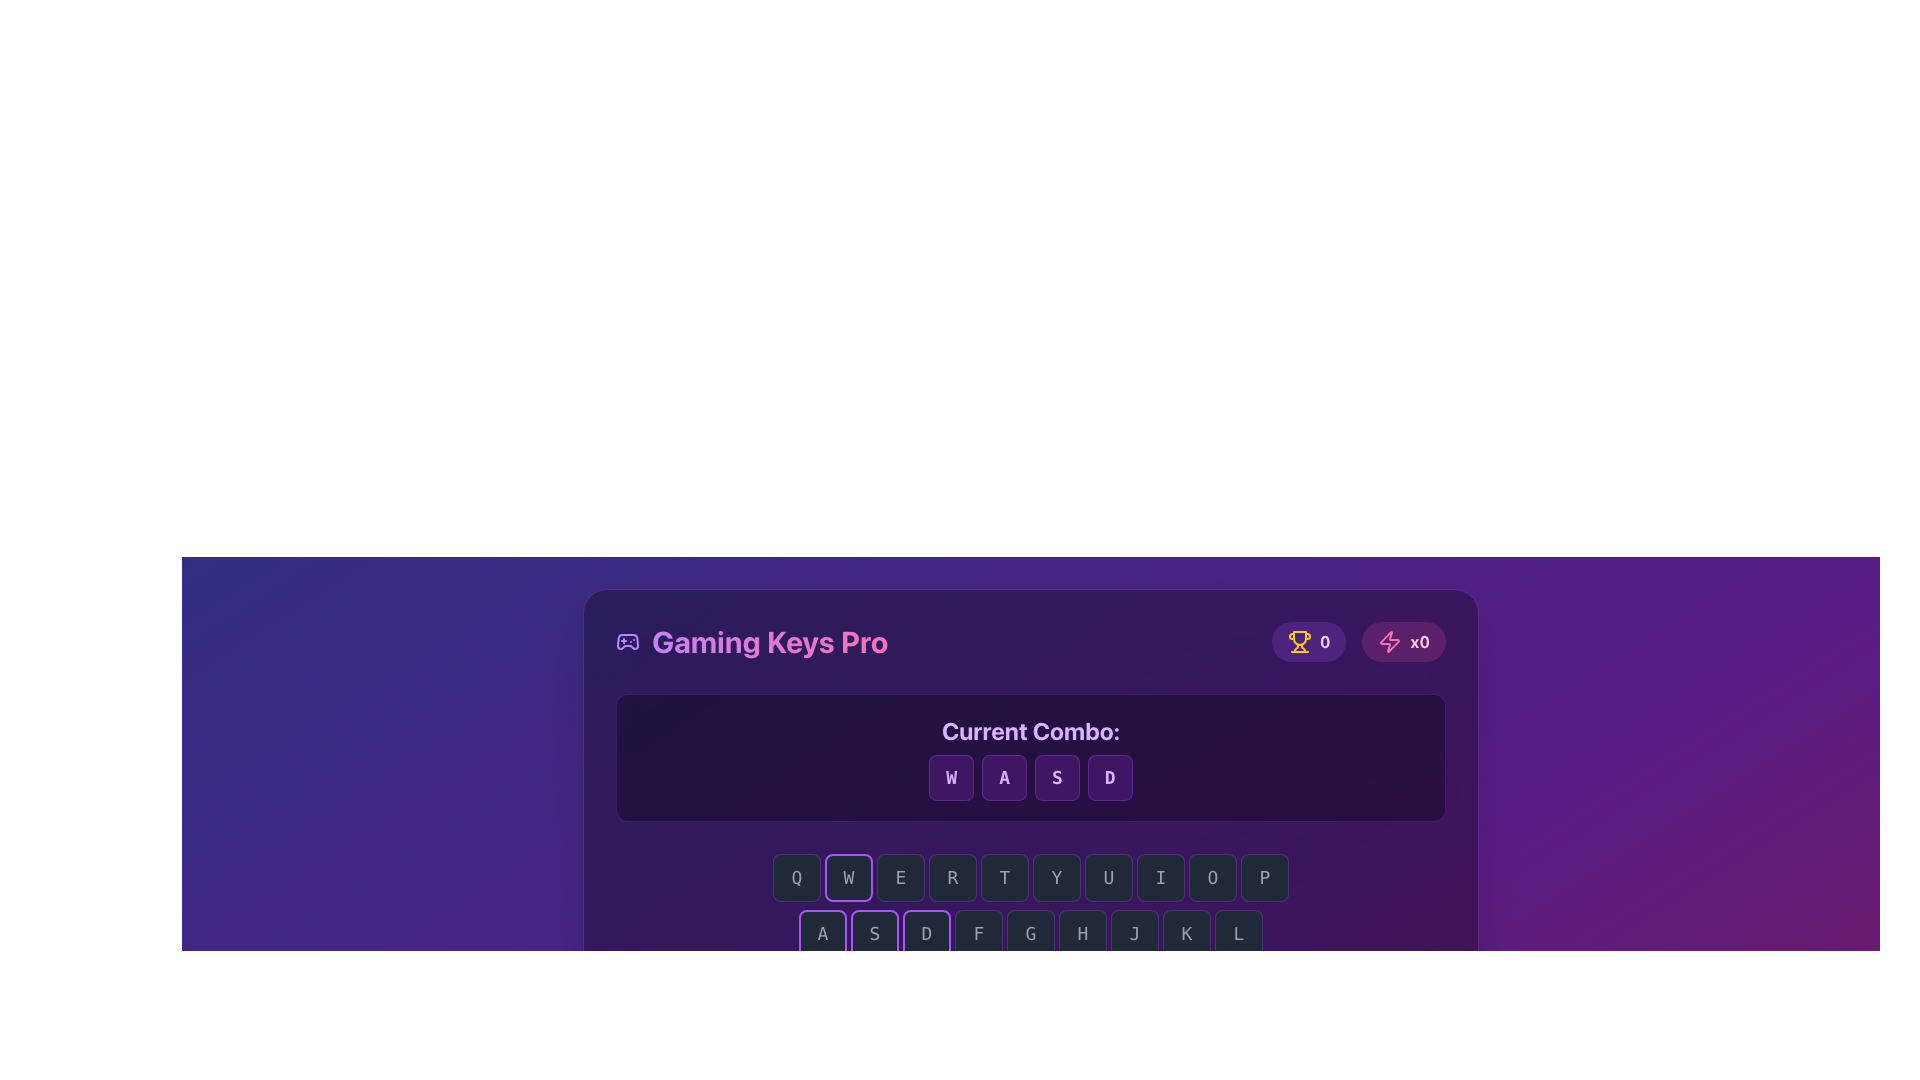 The height and width of the screenshot is (1080, 1920). Describe the element at coordinates (1109, 777) in the screenshot. I see `the button displaying the letter 'D' in a monospace font, which is the fourth button in a row of four buttons with a purple background, located at the bottom-right of the row` at that location.